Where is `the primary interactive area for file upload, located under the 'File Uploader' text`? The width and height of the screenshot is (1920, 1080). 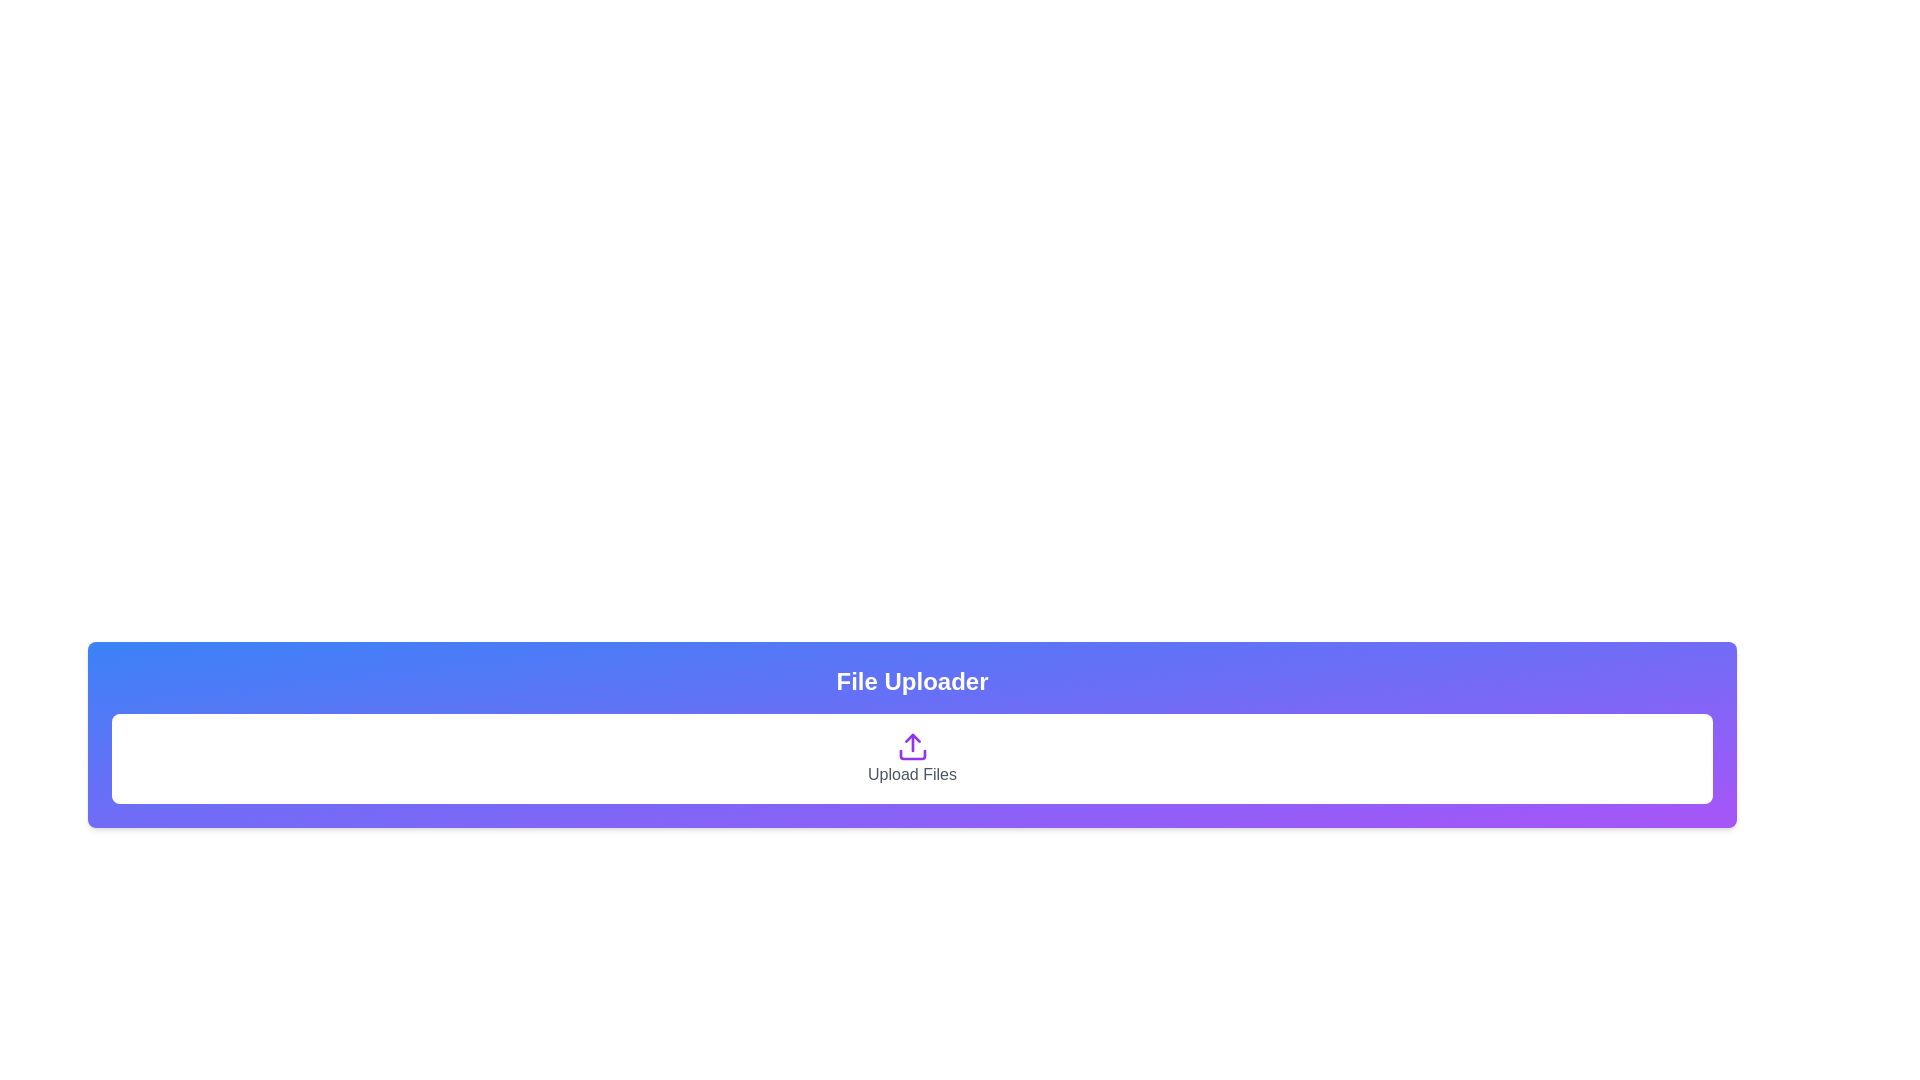 the primary interactive area for file upload, located under the 'File Uploader' text is located at coordinates (911, 759).